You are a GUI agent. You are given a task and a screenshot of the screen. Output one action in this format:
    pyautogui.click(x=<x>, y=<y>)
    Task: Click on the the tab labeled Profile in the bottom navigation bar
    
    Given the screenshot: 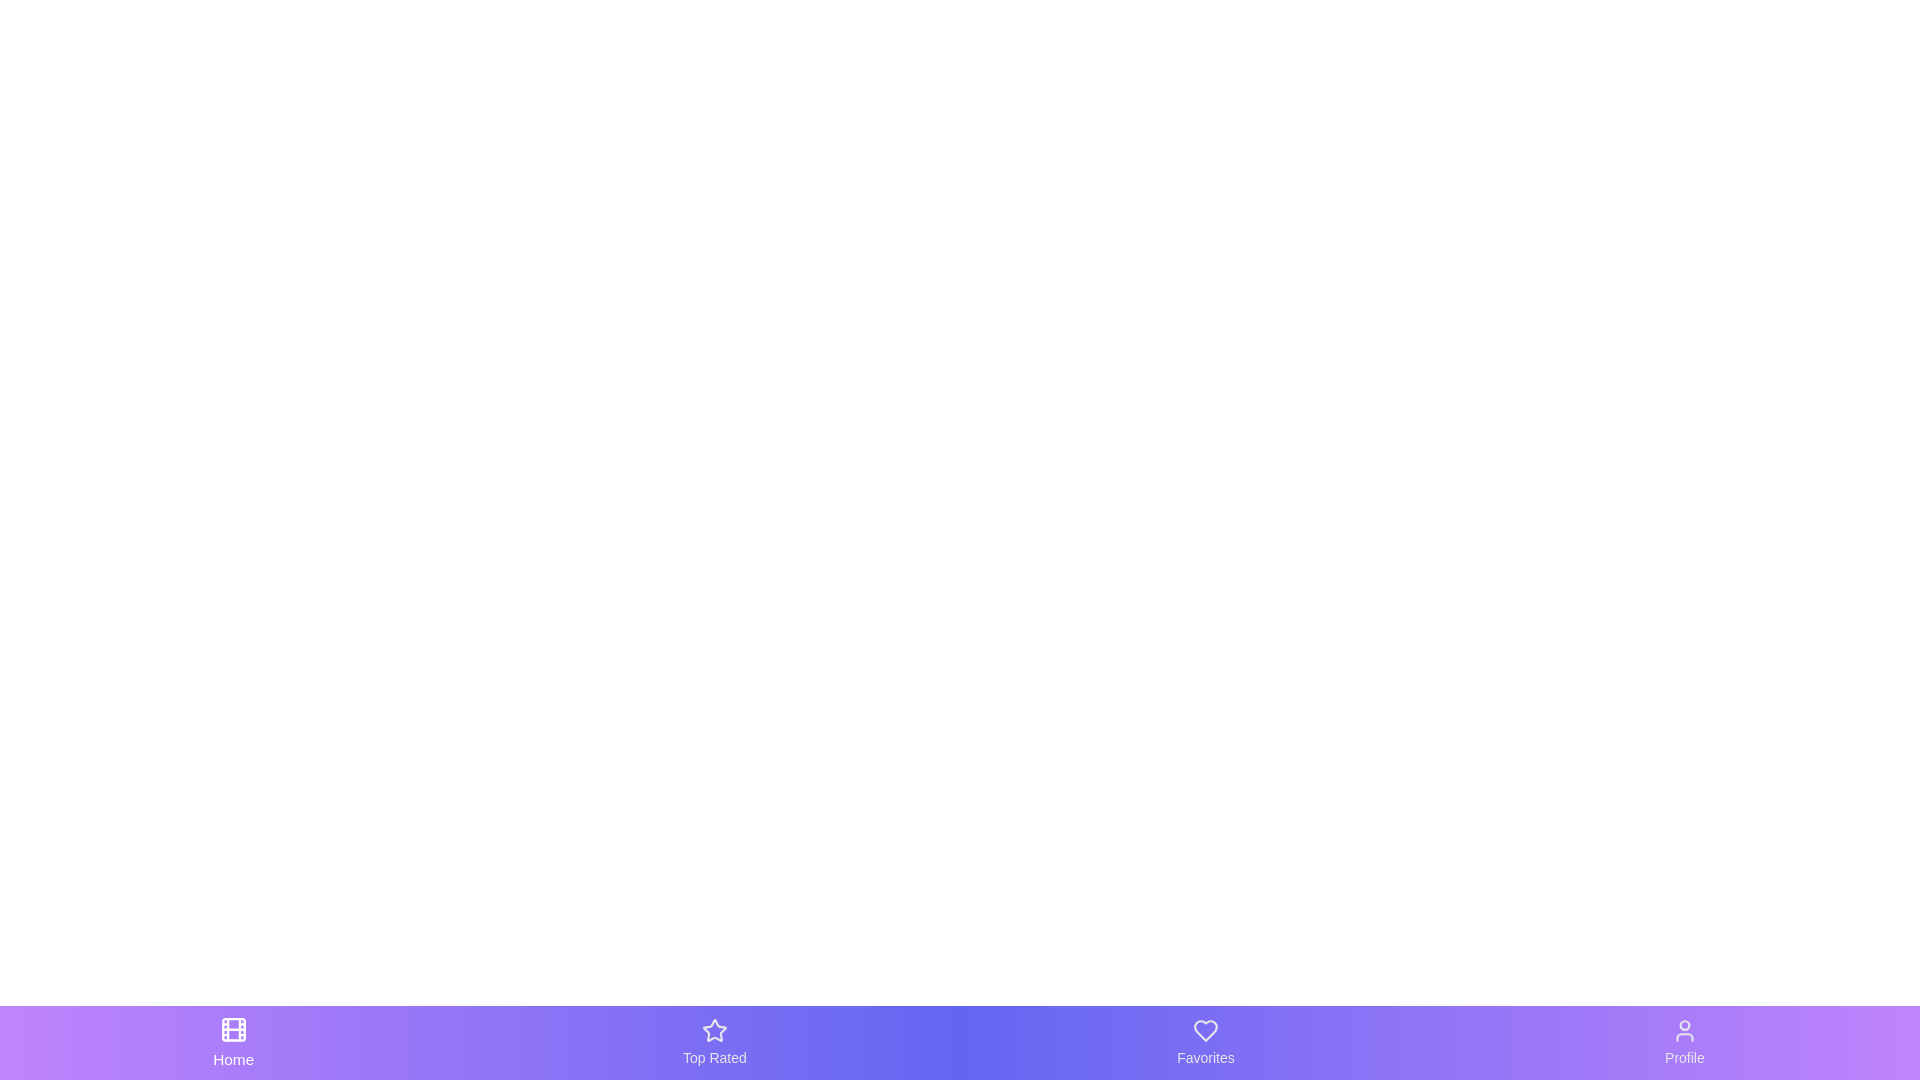 What is the action you would take?
    pyautogui.click(x=1683, y=1041)
    